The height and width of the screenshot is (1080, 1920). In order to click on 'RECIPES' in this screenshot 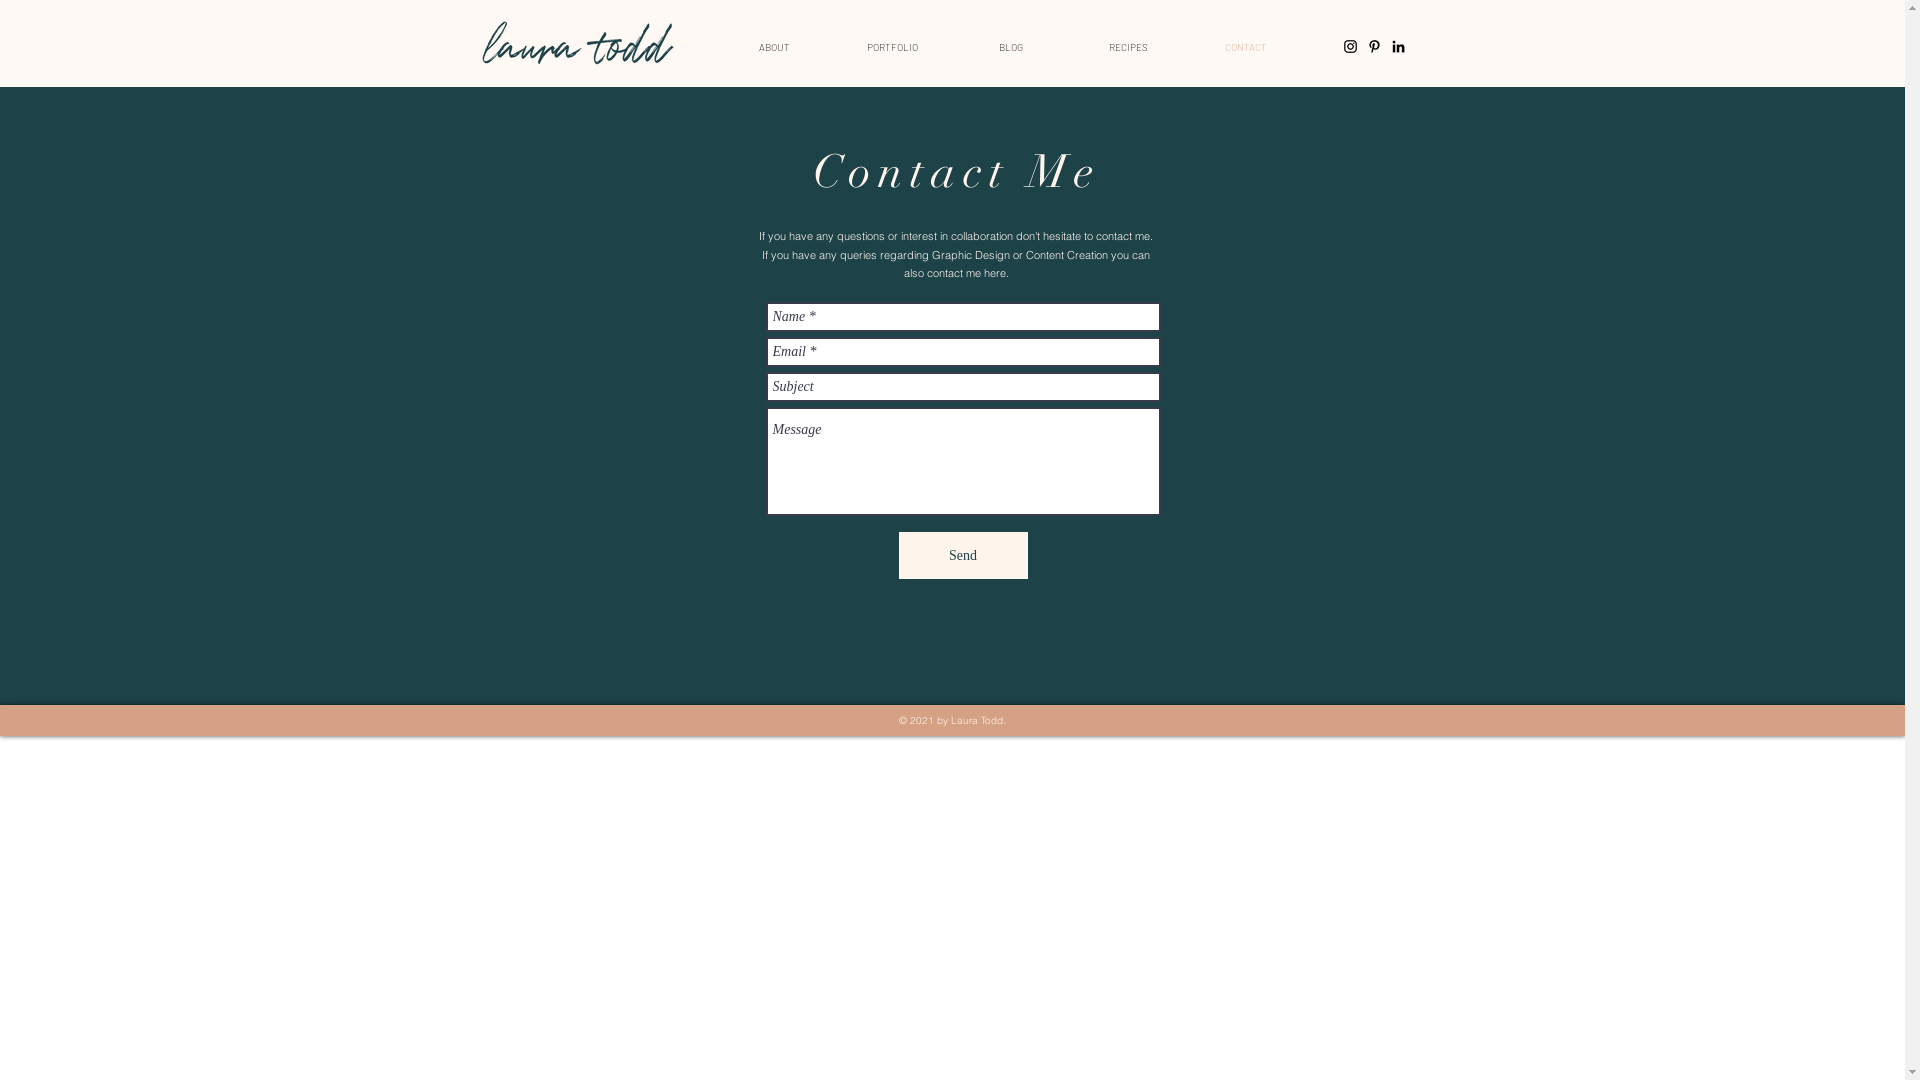, I will do `click(1128, 45)`.